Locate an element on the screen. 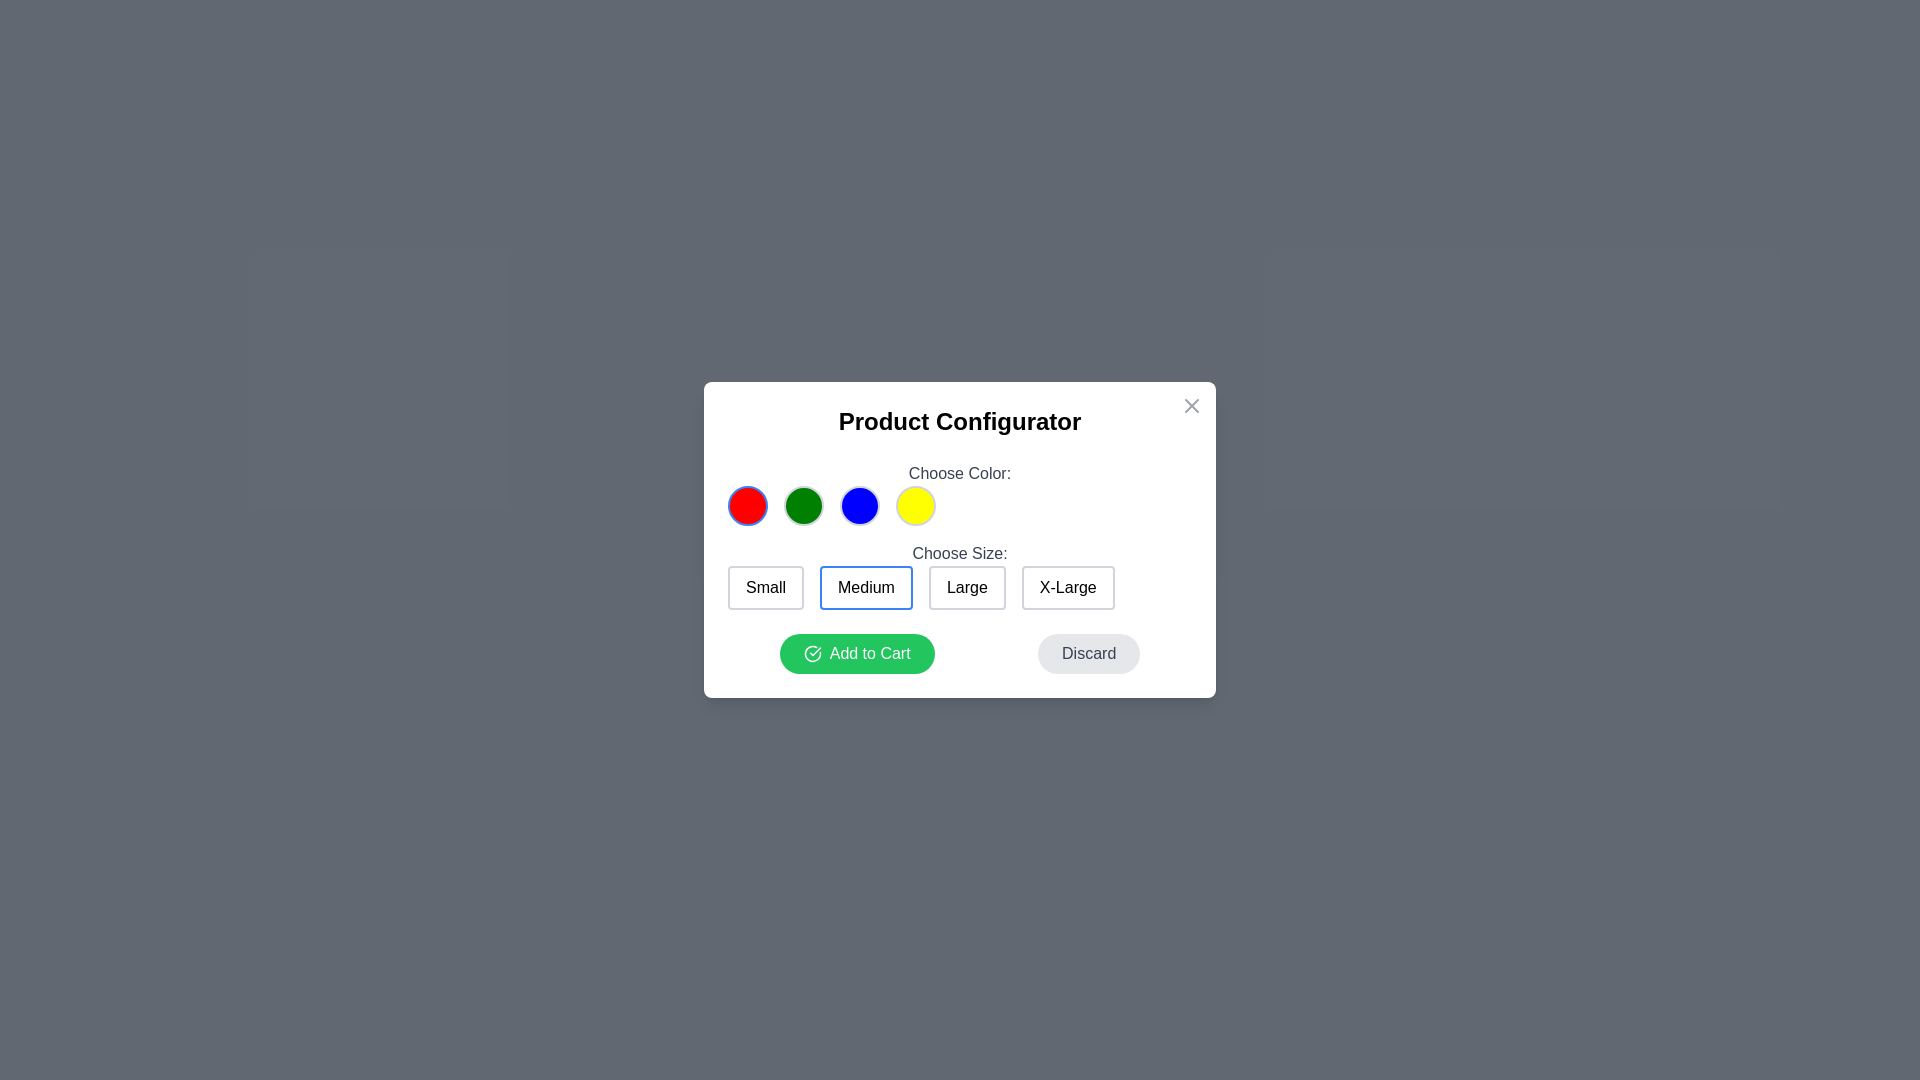 This screenshot has height=1080, width=1920. the circular check mark icon with a green background located to the left of the 'Add to Cart' button is located at coordinates (812, 654).